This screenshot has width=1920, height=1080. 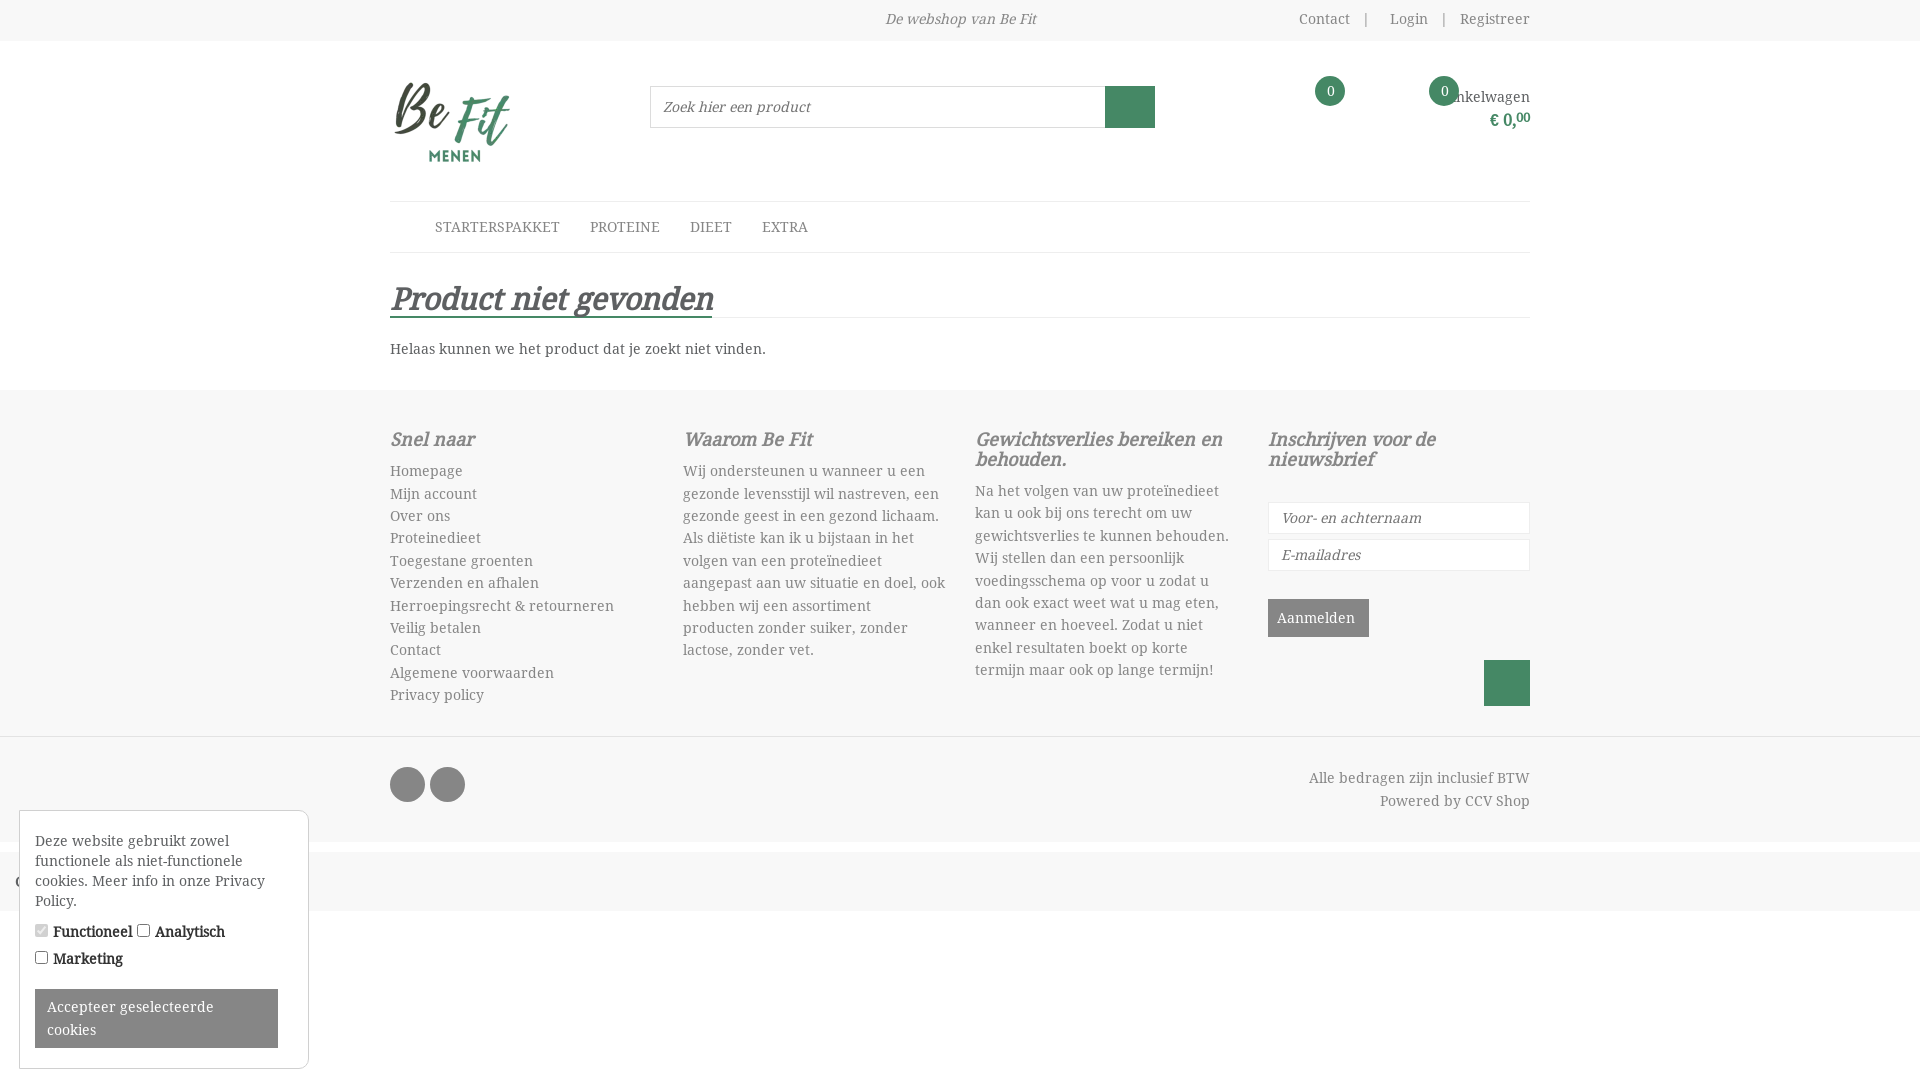 I want to click on '0', so click(x=1251, y=112).